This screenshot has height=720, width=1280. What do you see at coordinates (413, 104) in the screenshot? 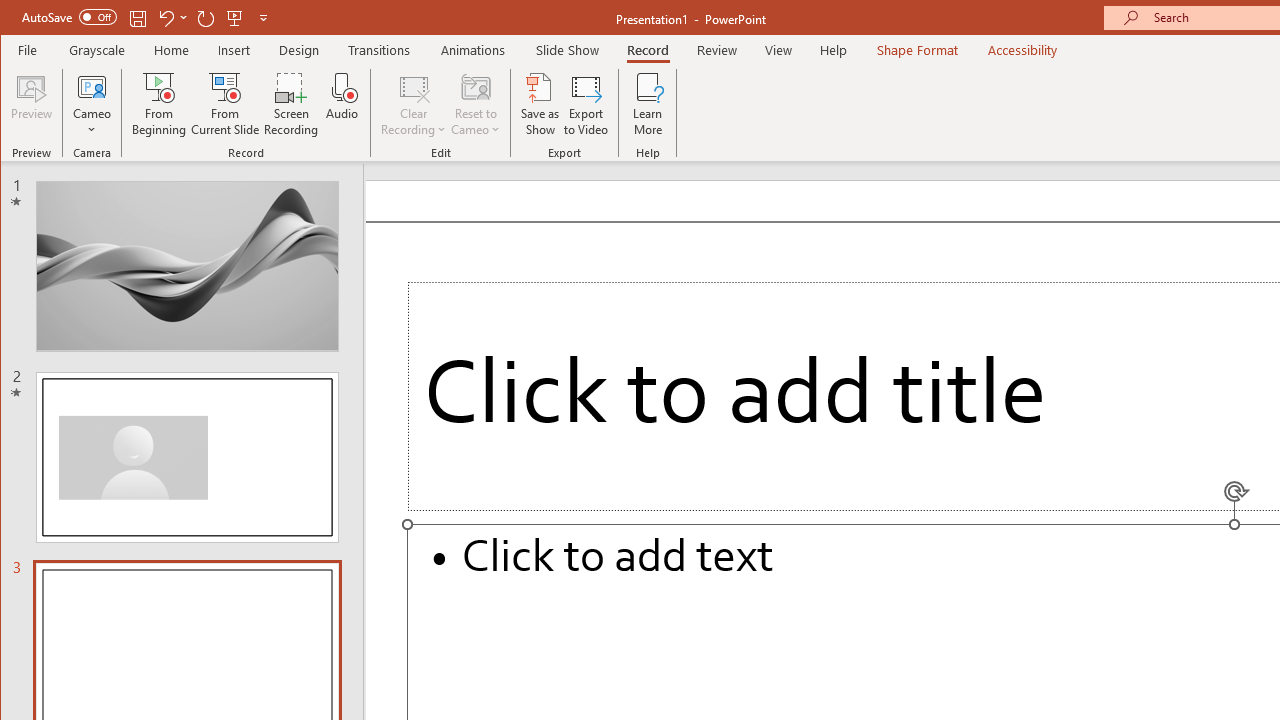
I see `'Clear Recording'` at bounding box center [413, 104].